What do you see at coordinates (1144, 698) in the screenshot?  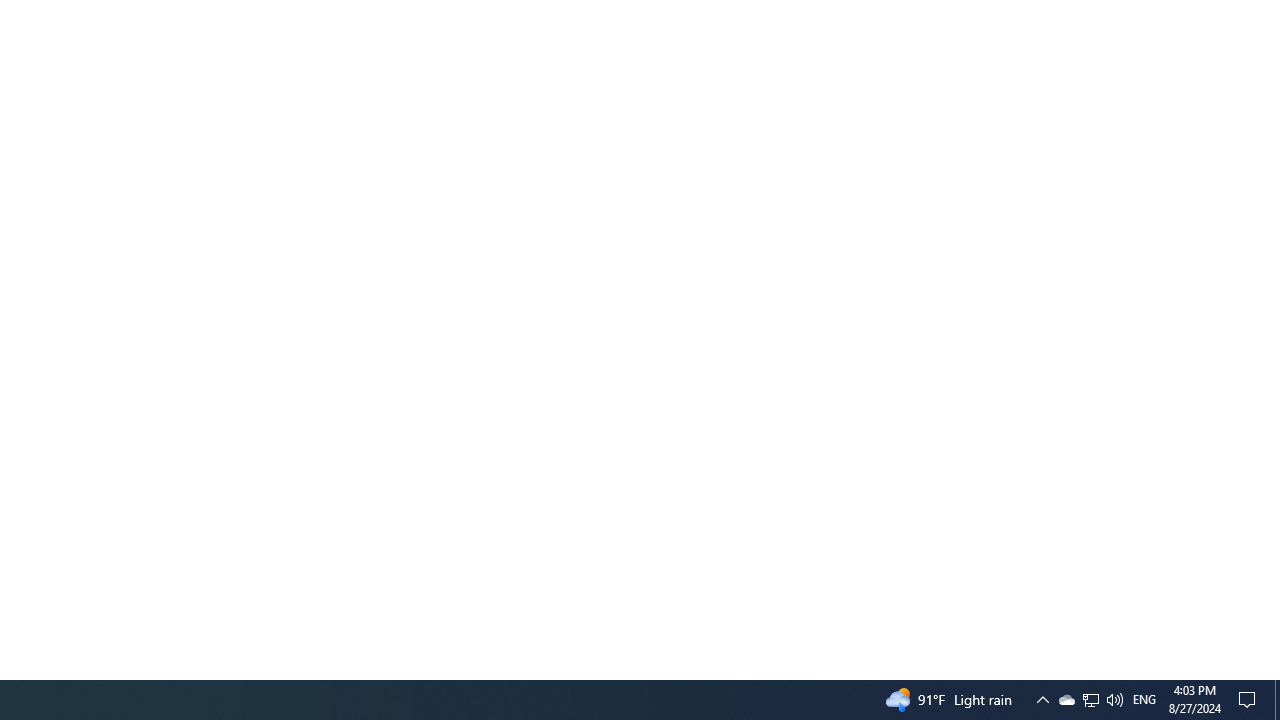 I see `'Tray Input Indicator - English (United States)'` at bounding box center [1144, 698].